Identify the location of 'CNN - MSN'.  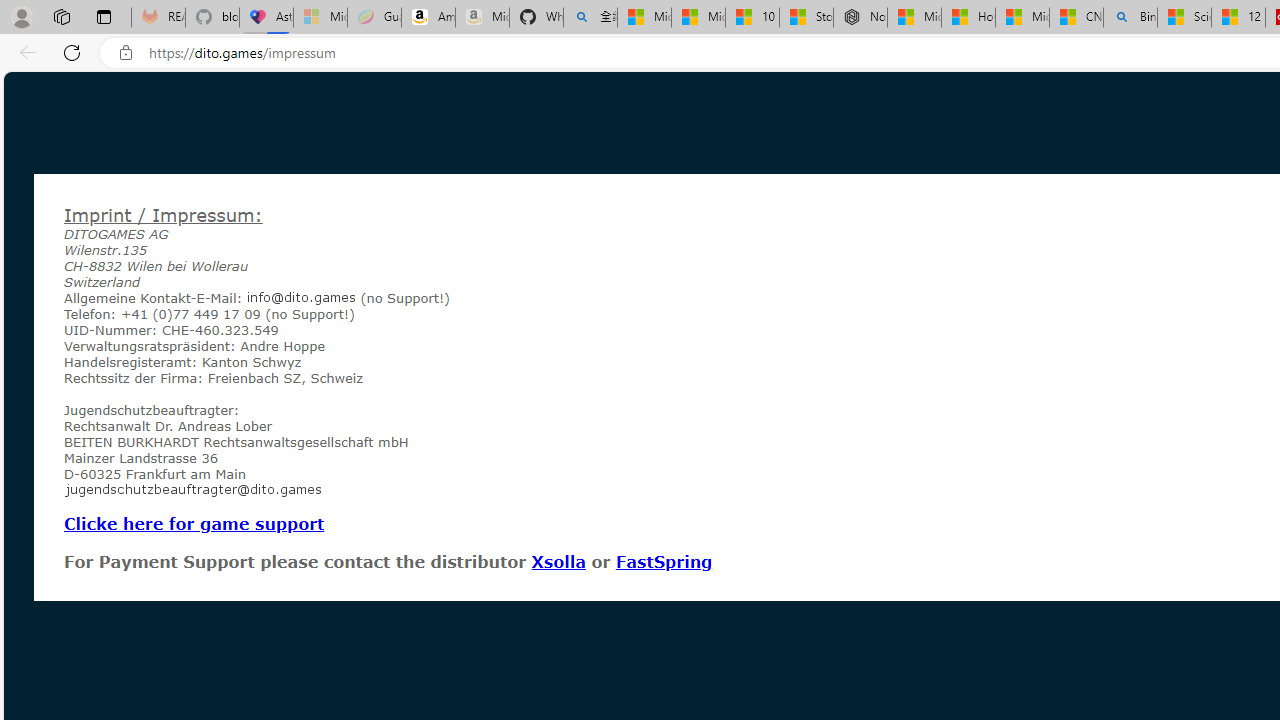
(1075, 17).